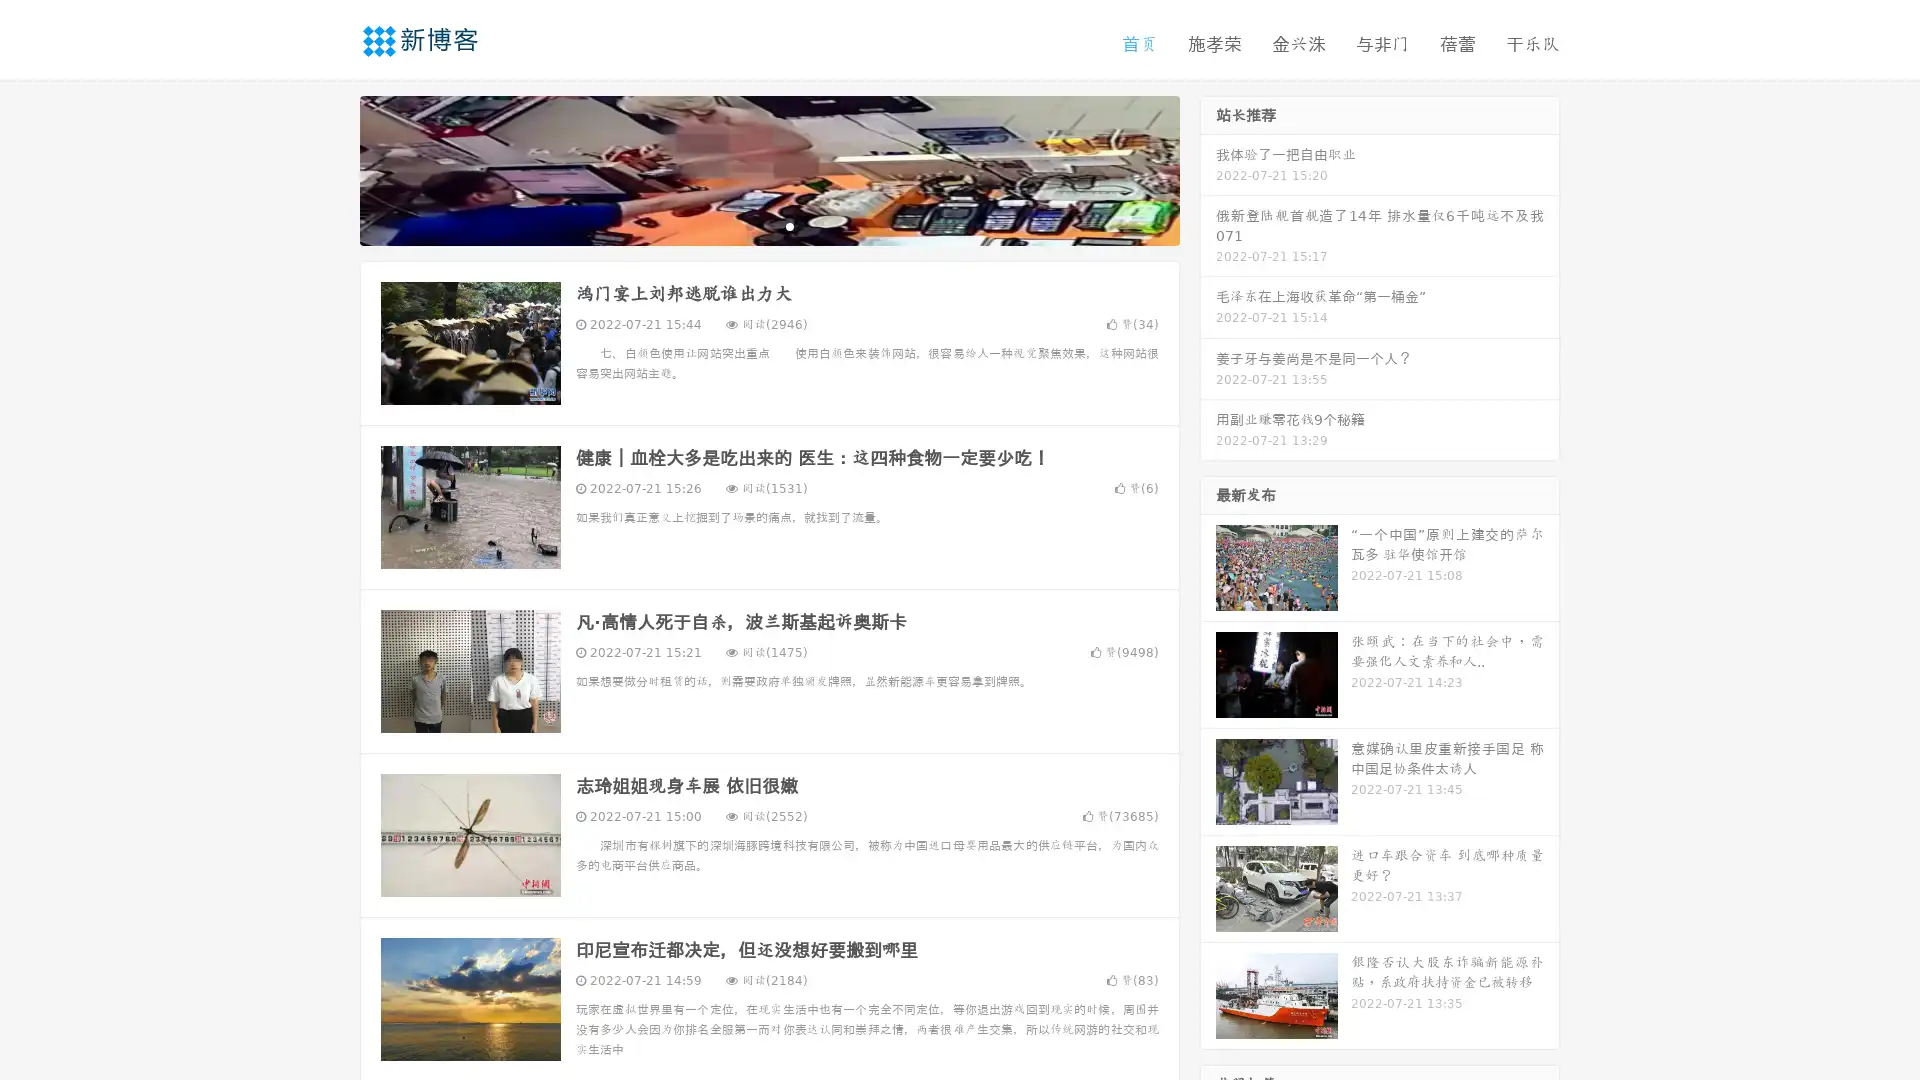 The image size is (1920, 1080). Describe the element at coordinates (1208, 168) in the screenshot. I see `Next slide` at that location.